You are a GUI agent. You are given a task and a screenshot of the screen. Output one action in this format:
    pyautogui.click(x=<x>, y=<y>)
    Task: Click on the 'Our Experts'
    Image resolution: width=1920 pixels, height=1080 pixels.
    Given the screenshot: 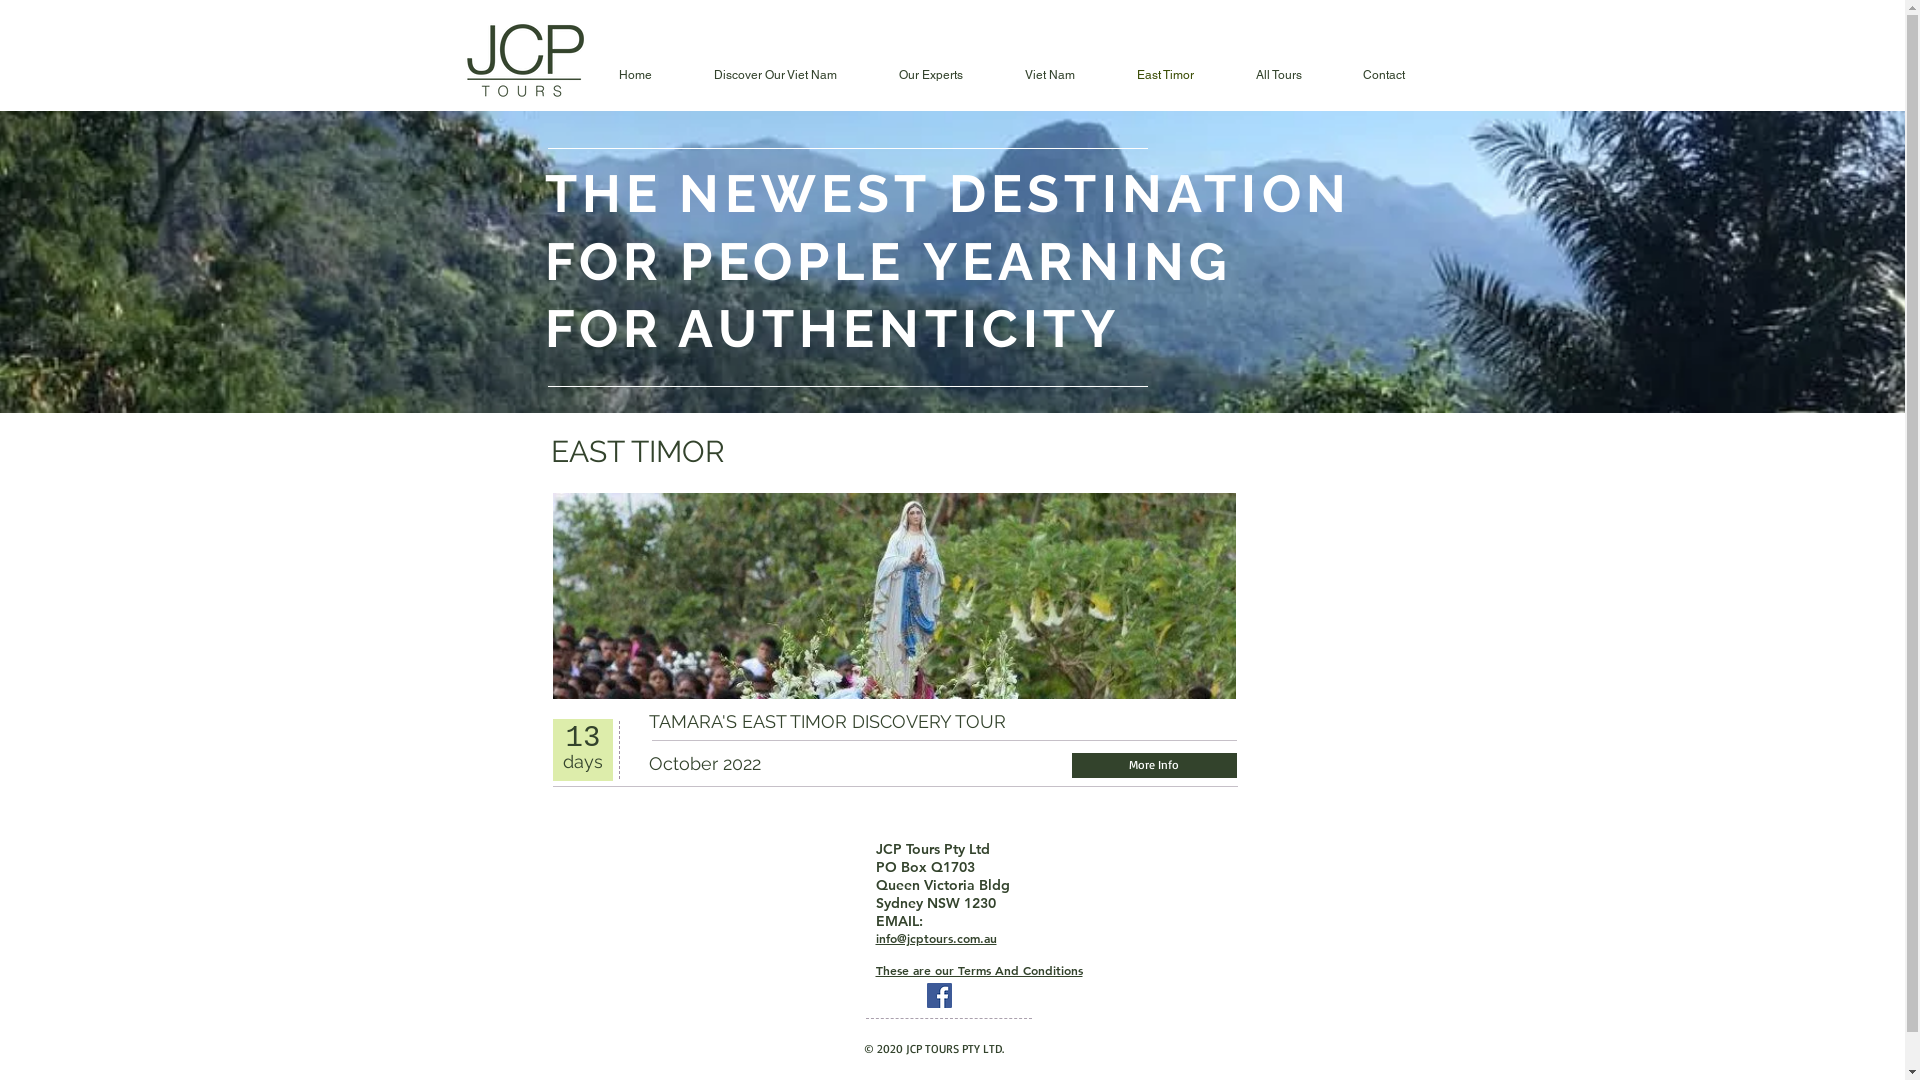 What is the action you would take?
    pyautogui.click(x=930, y=74)
    